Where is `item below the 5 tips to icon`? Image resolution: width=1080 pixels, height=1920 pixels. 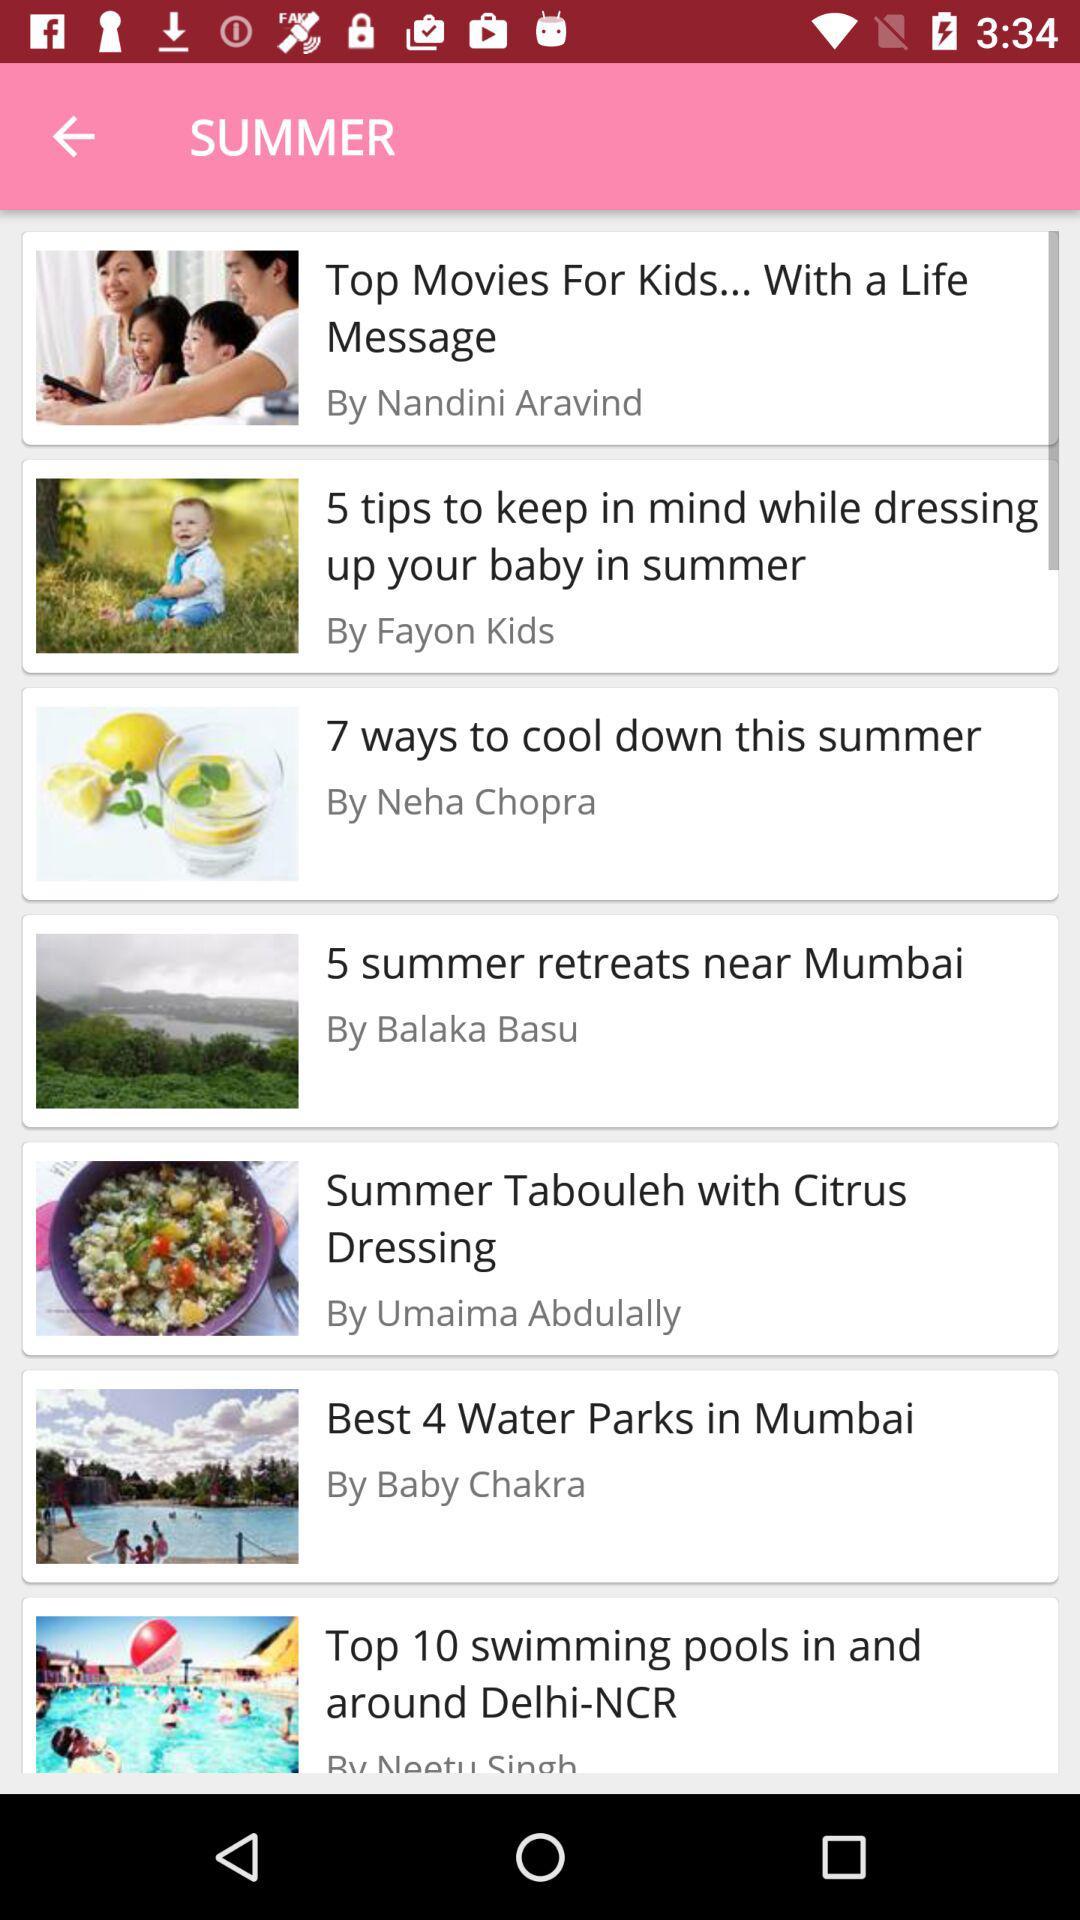 item below the 5 tips to icon is located at coordinates (439, 628).